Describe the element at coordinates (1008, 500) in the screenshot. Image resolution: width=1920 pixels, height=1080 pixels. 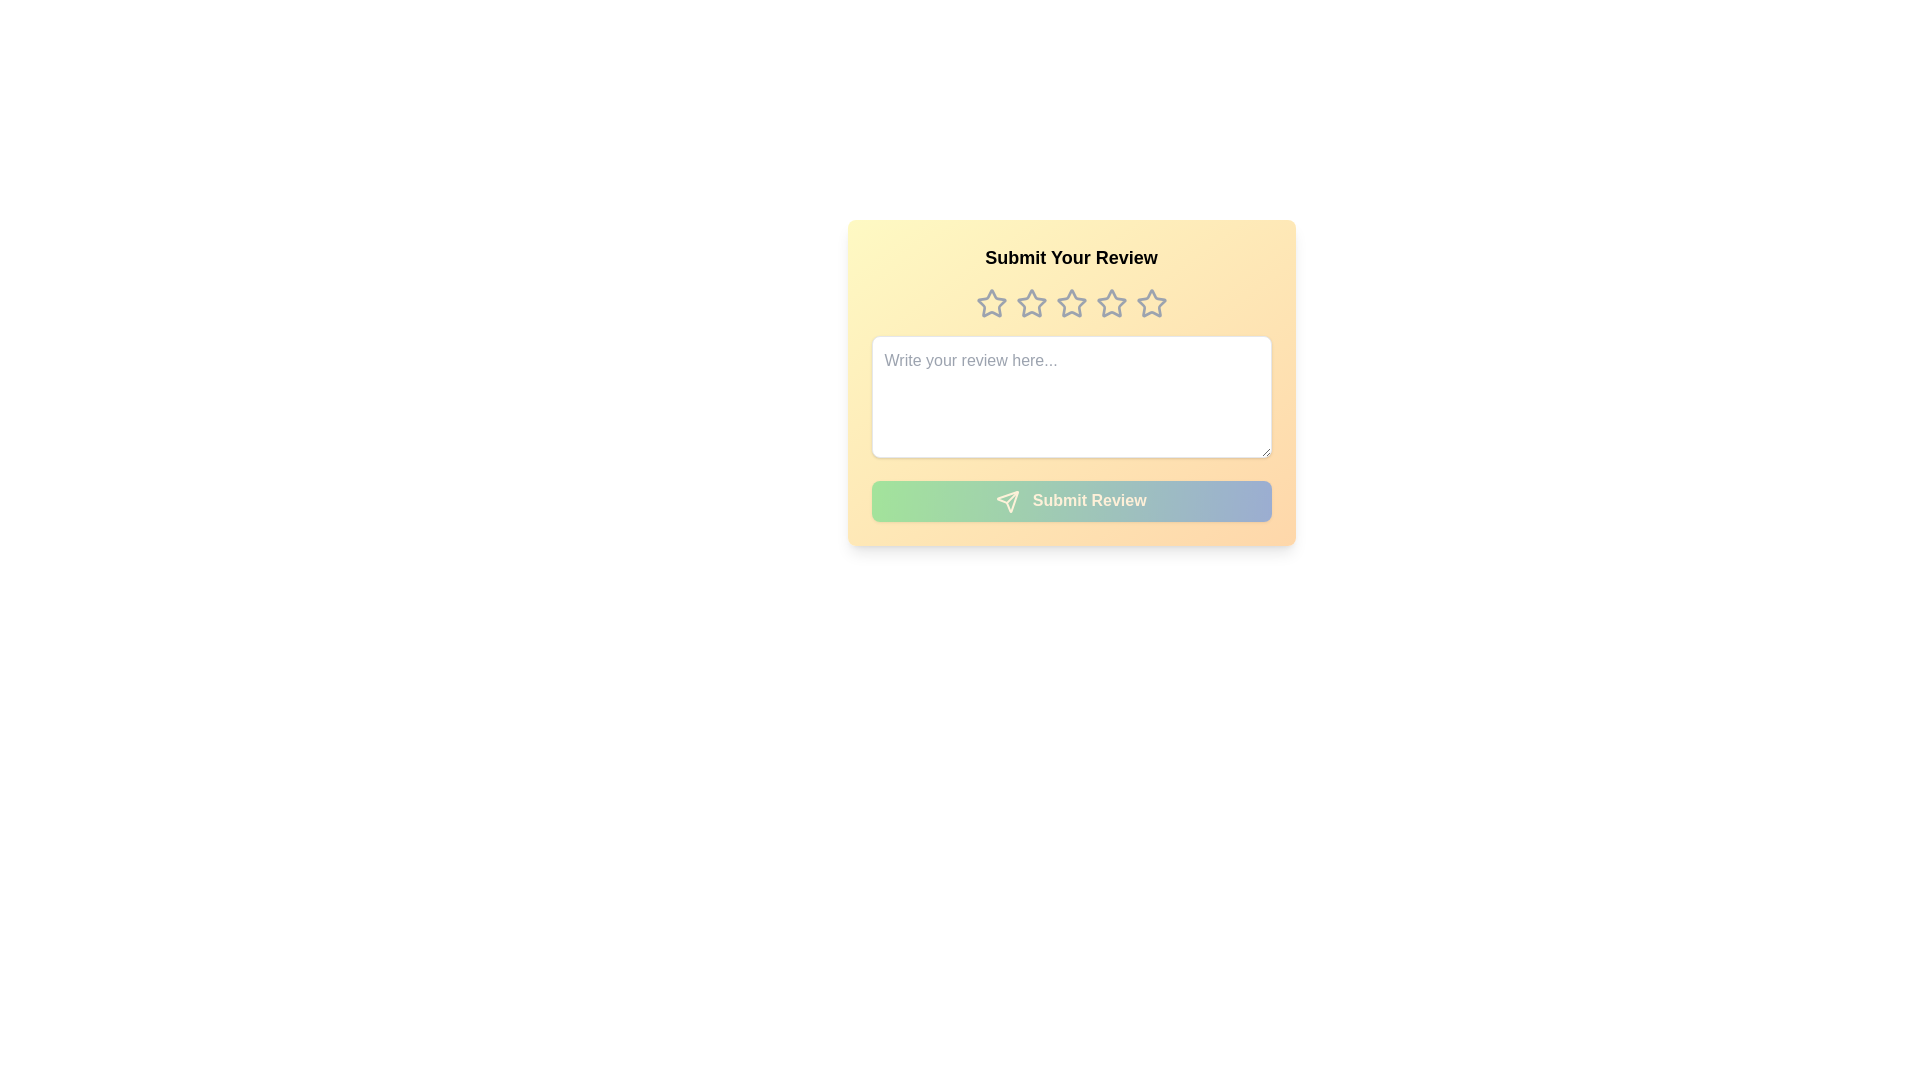
I see `the 'Submit Review' button which contains a triangular send icon, located at the bottom of the review submission form` at that location.